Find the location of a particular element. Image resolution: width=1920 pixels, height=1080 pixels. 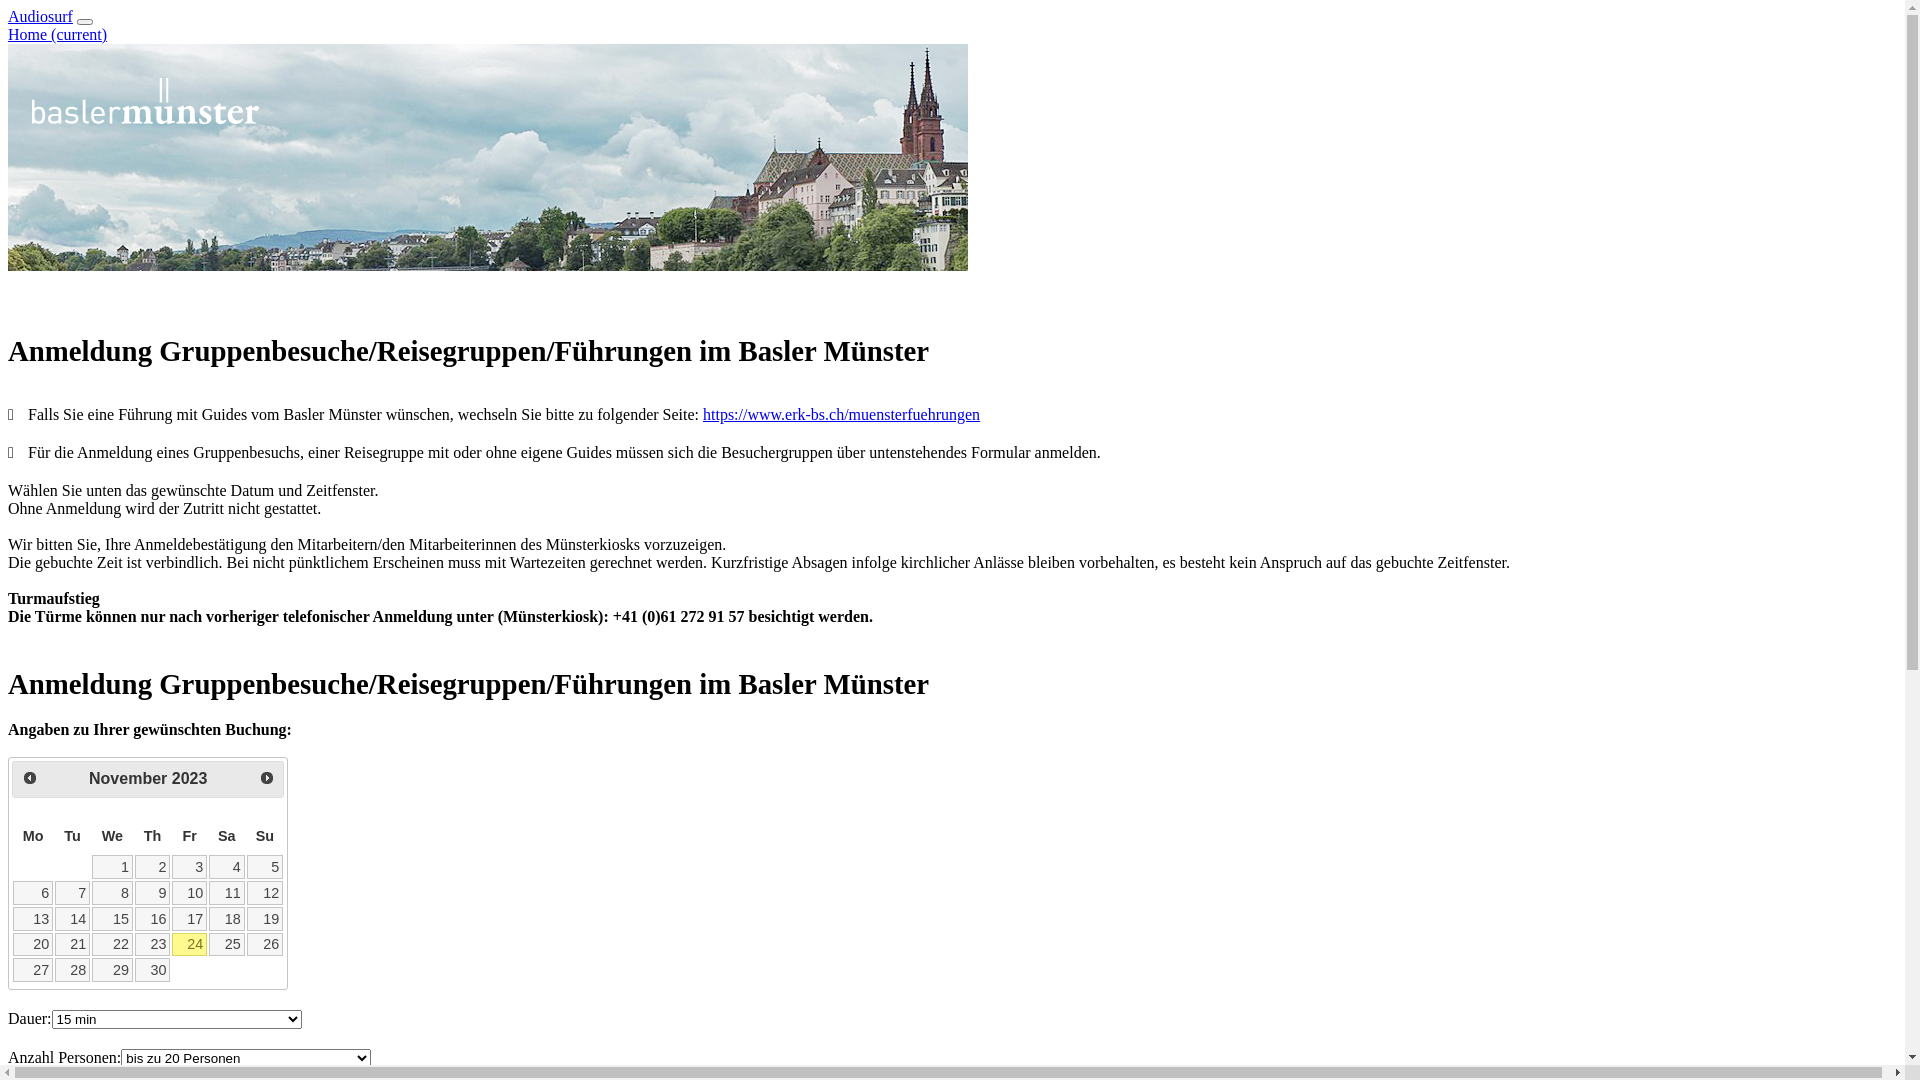

'Prev' is located at coordinates (29, 777).